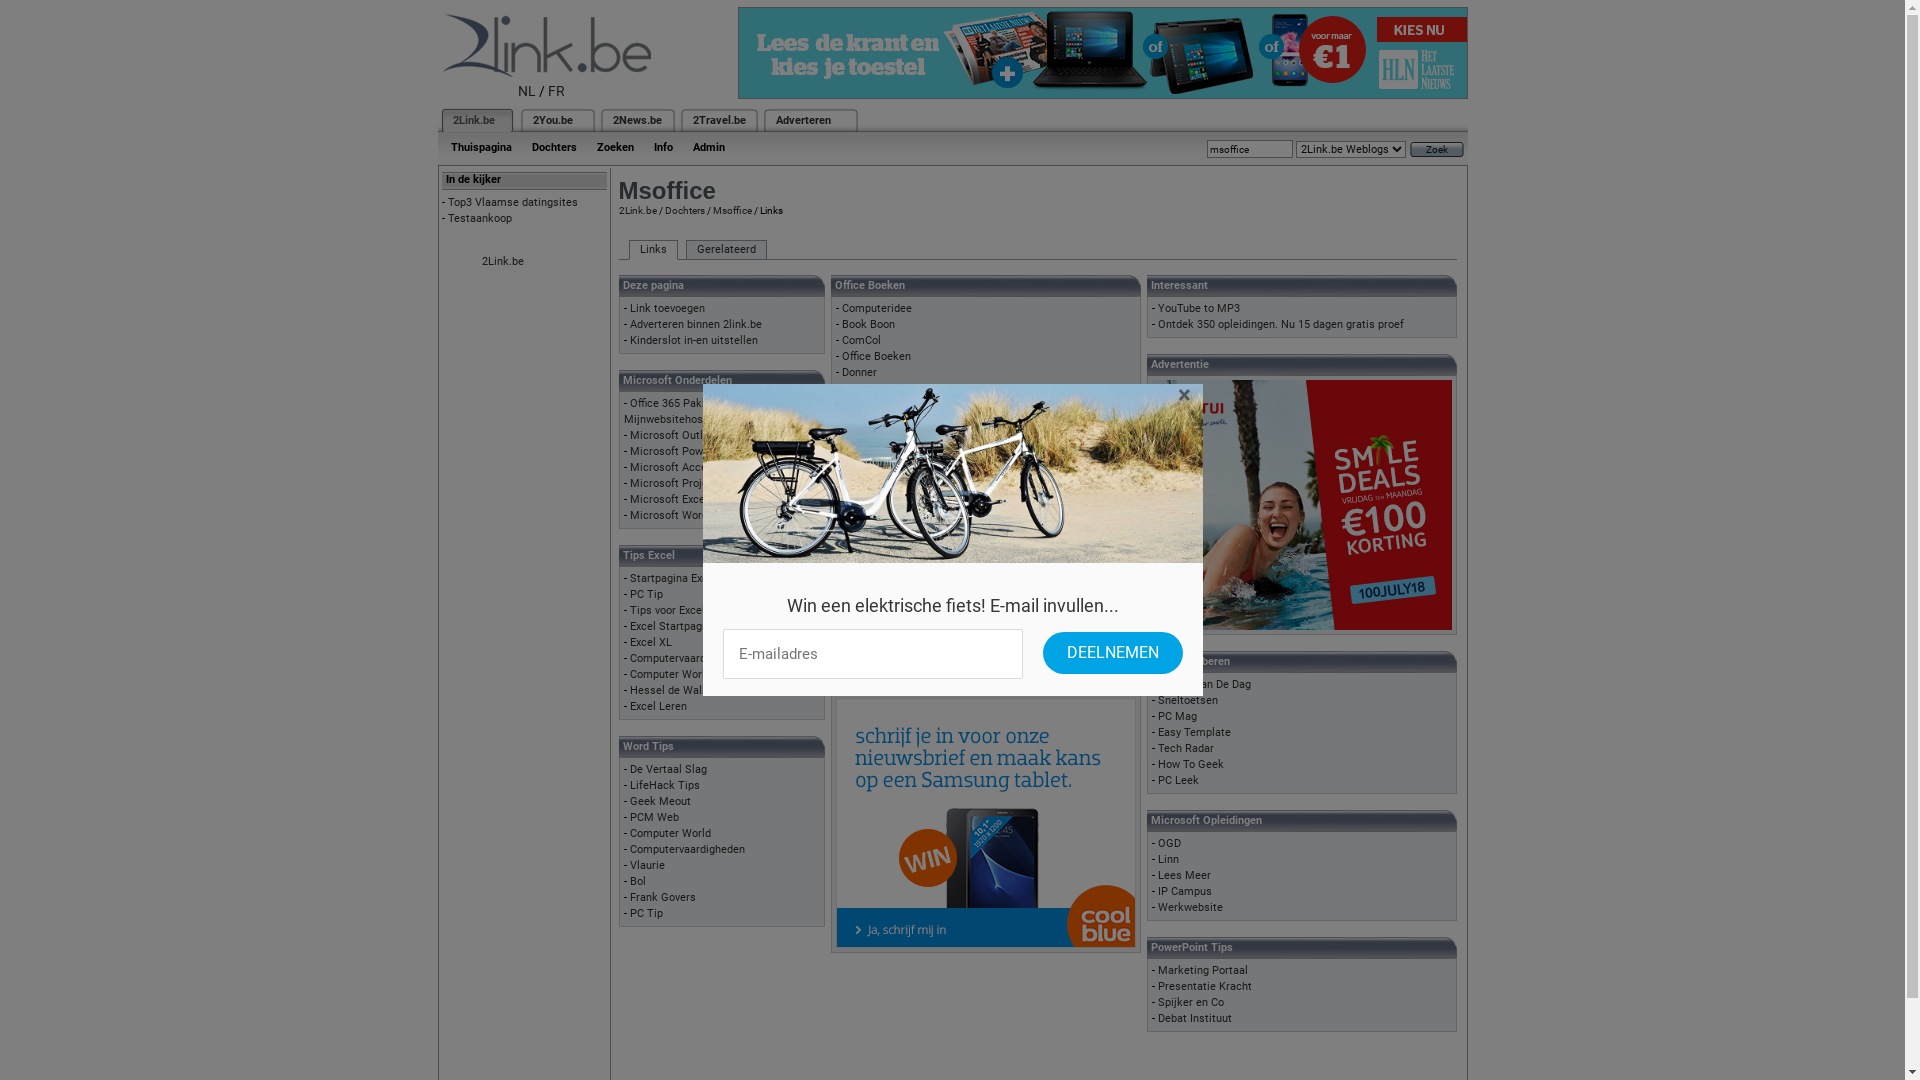 This screenshot has height=1080, width=1920. What do you see at coordinates (859, 372) in the screenshot?
I see `'Donner'` at bounding box center [859, 372].